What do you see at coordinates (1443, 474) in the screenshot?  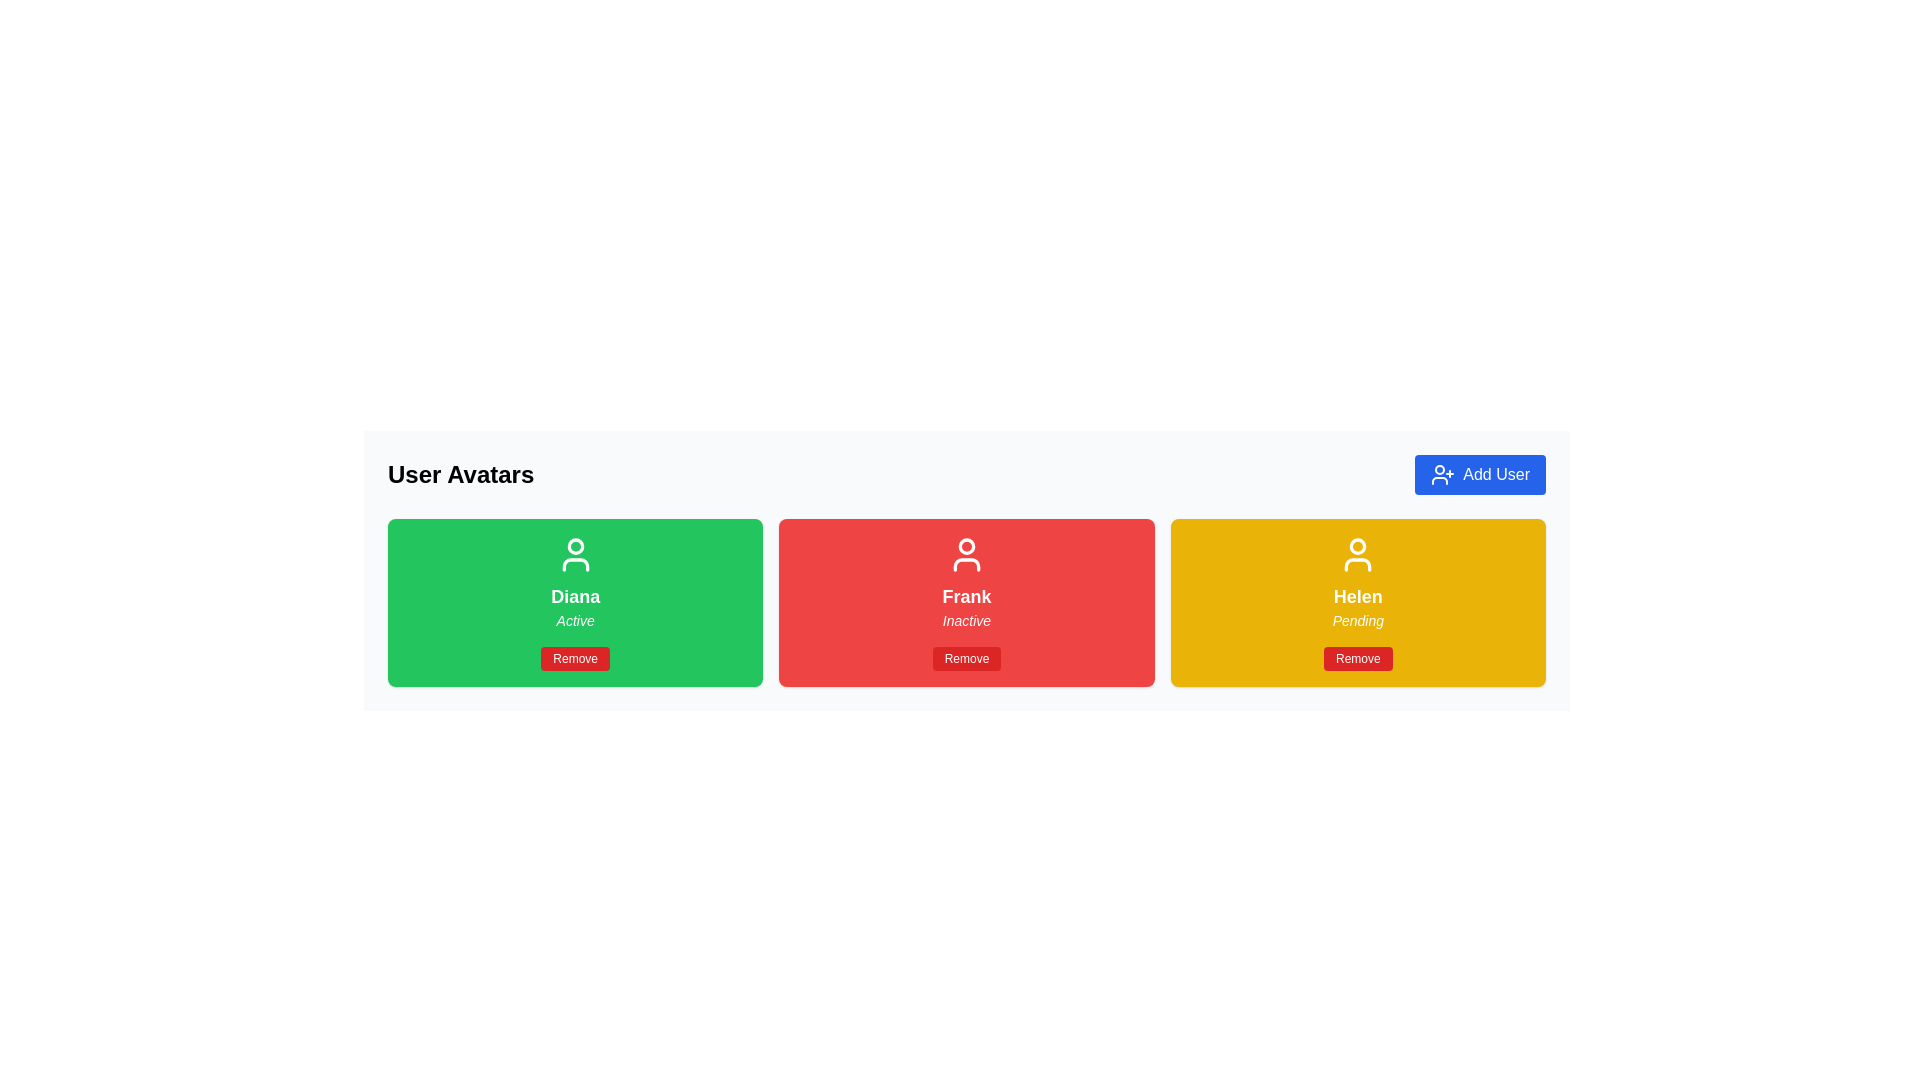 I see `the add user icon located on the left side of the 'Add User' text within the blue button in the top-right corner of the interface for accessibility support` at bounding box center [1443, 474].